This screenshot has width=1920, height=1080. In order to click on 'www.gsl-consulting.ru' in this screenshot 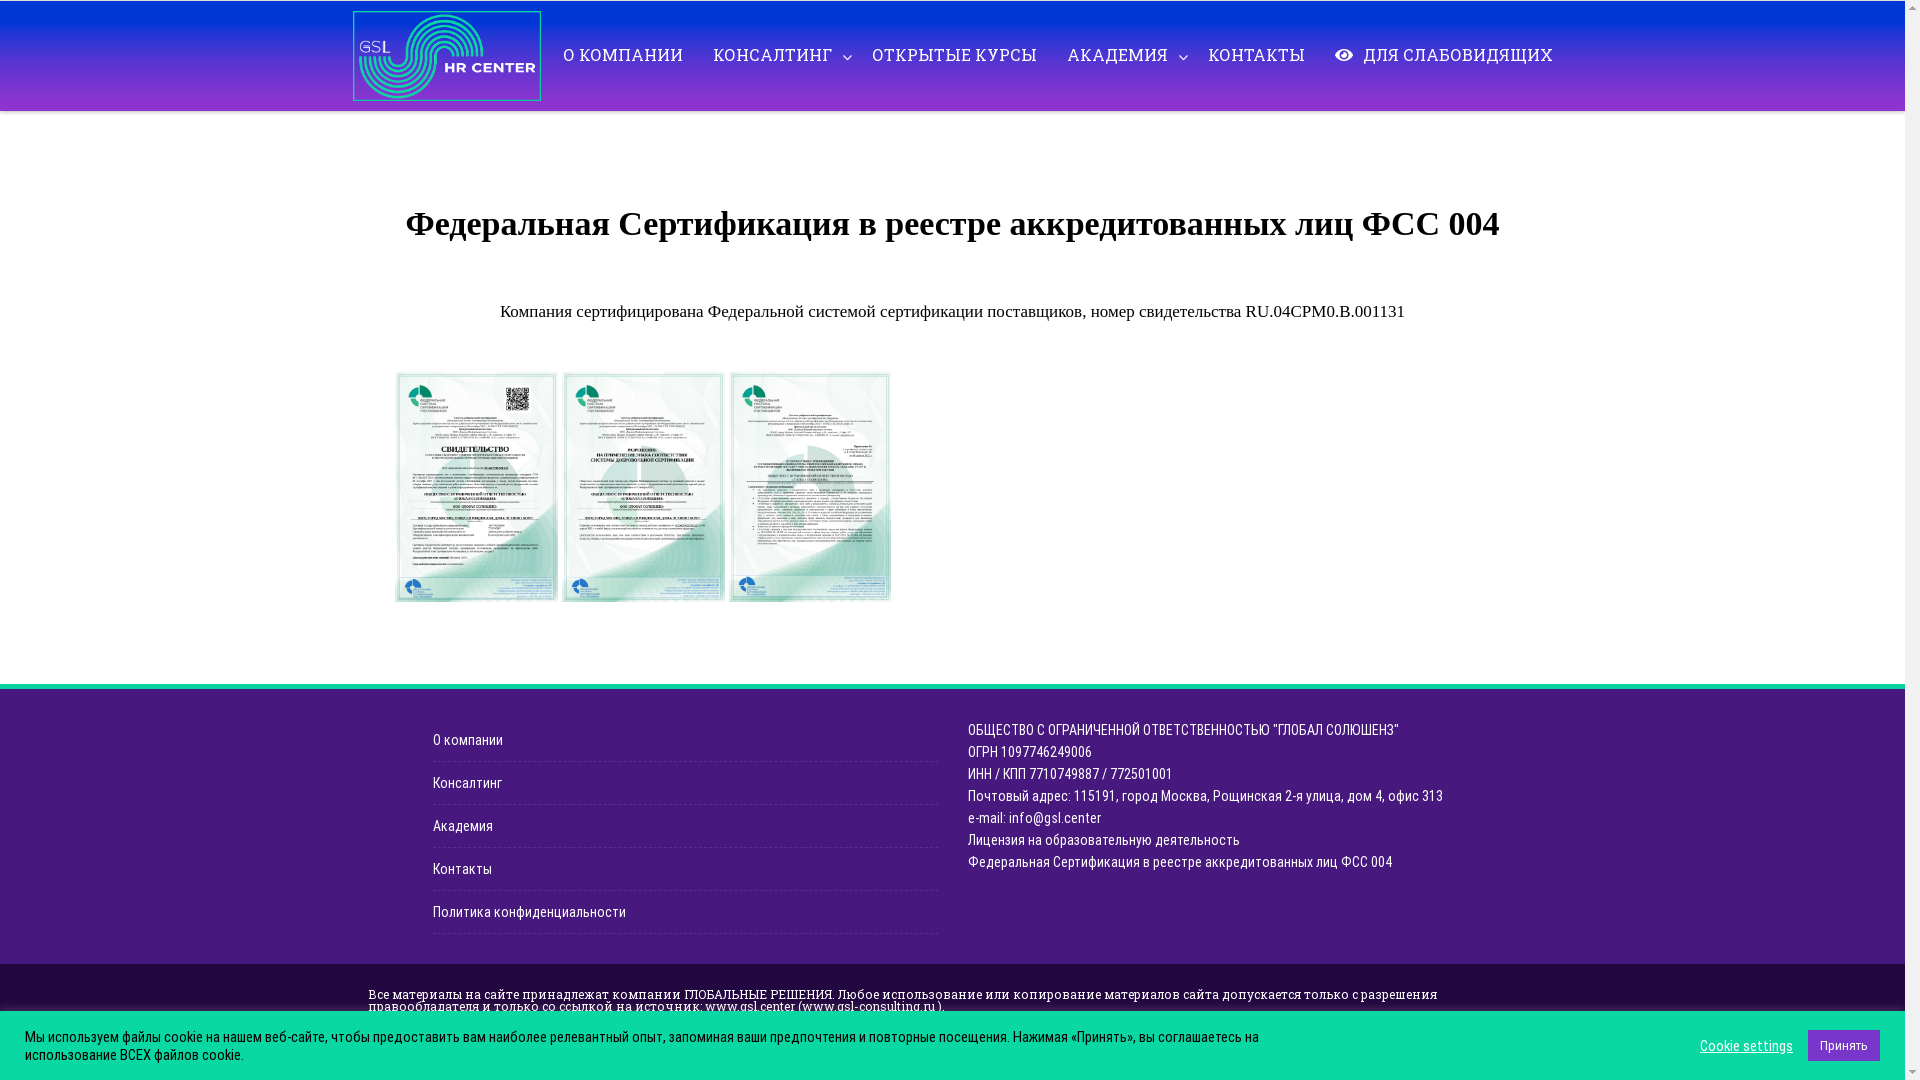, I will do `click(868, 1006)`.